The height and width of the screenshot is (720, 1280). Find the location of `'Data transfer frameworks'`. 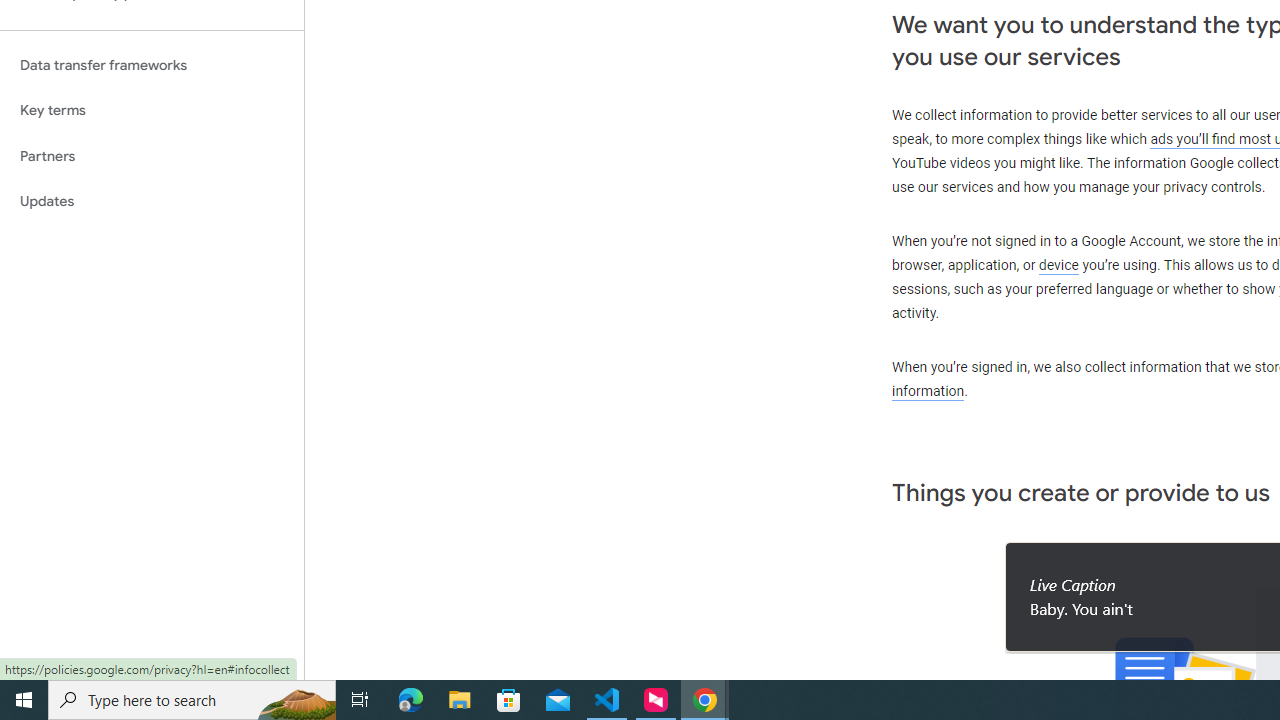

'Data transfer frameworks' is located at coordinates (151, 64).